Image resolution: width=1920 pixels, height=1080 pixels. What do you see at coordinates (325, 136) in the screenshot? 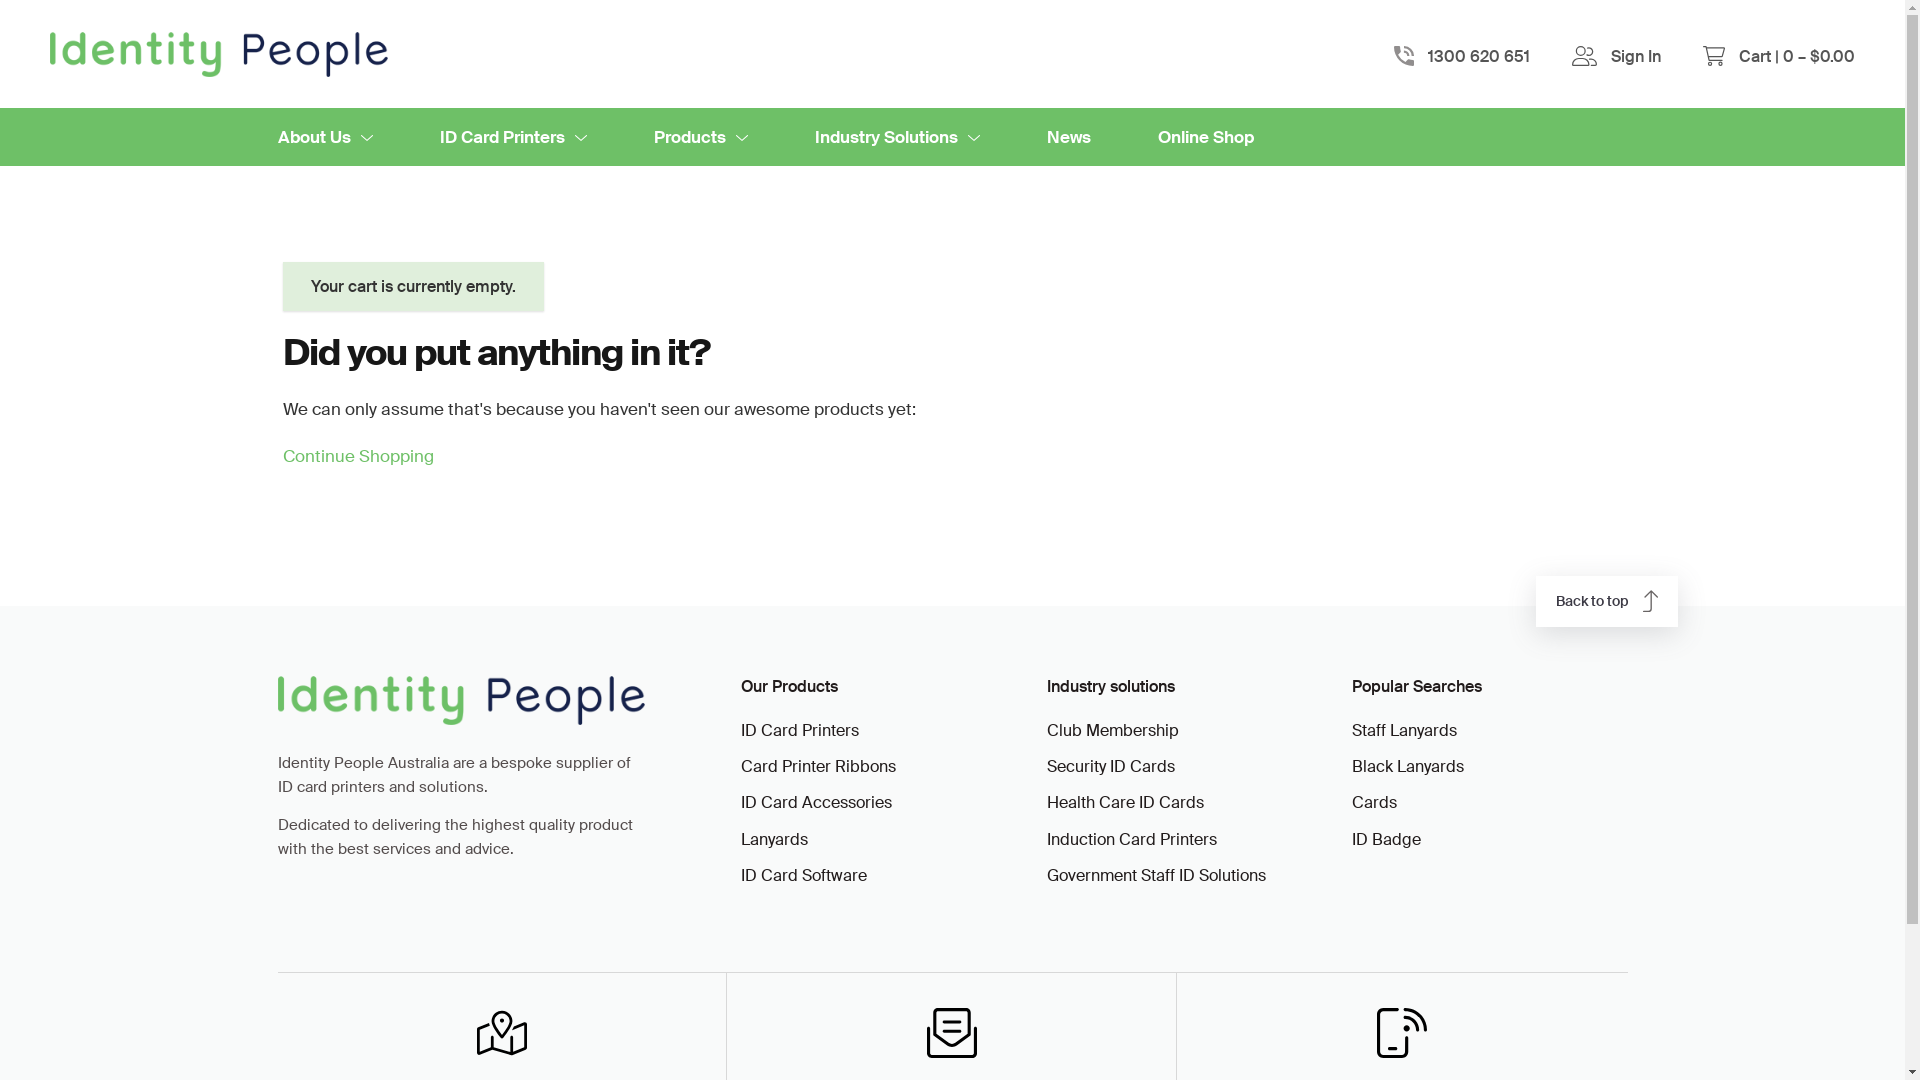
I see `'About Us'` at bounding box center [325, 136].